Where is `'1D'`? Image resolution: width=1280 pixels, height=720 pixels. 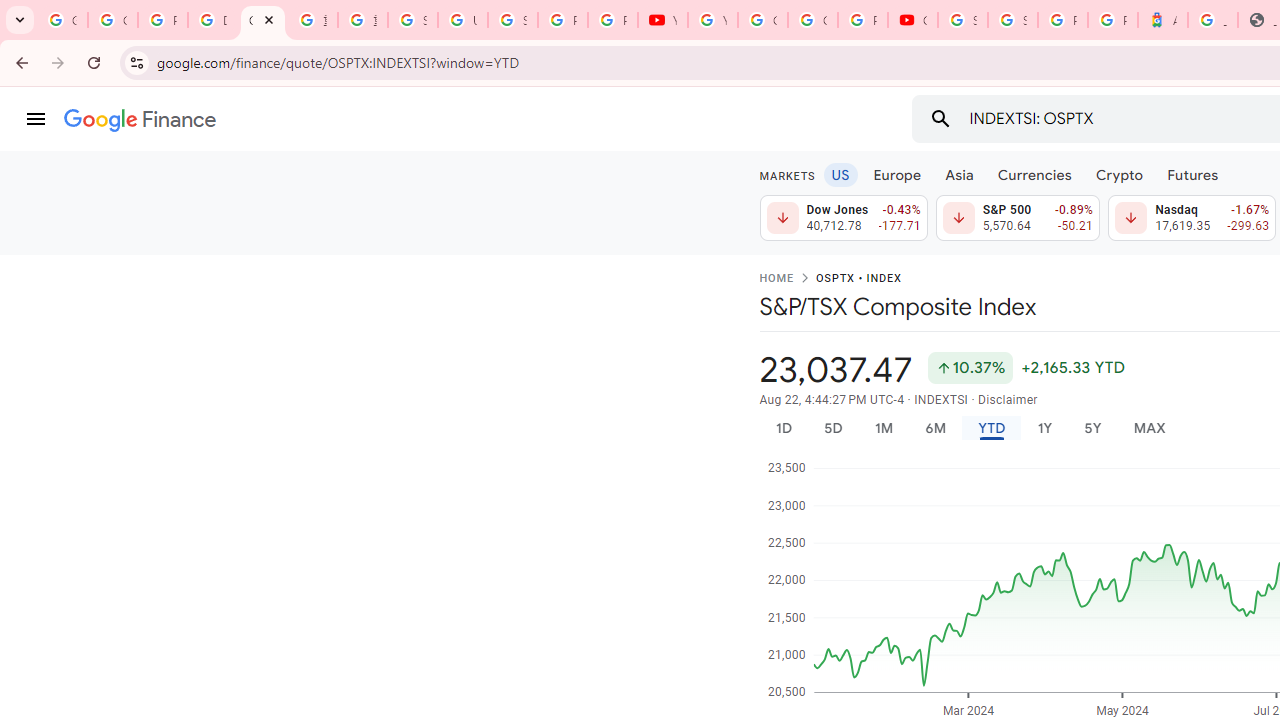 '1D' is located at coordinates (782, 427).